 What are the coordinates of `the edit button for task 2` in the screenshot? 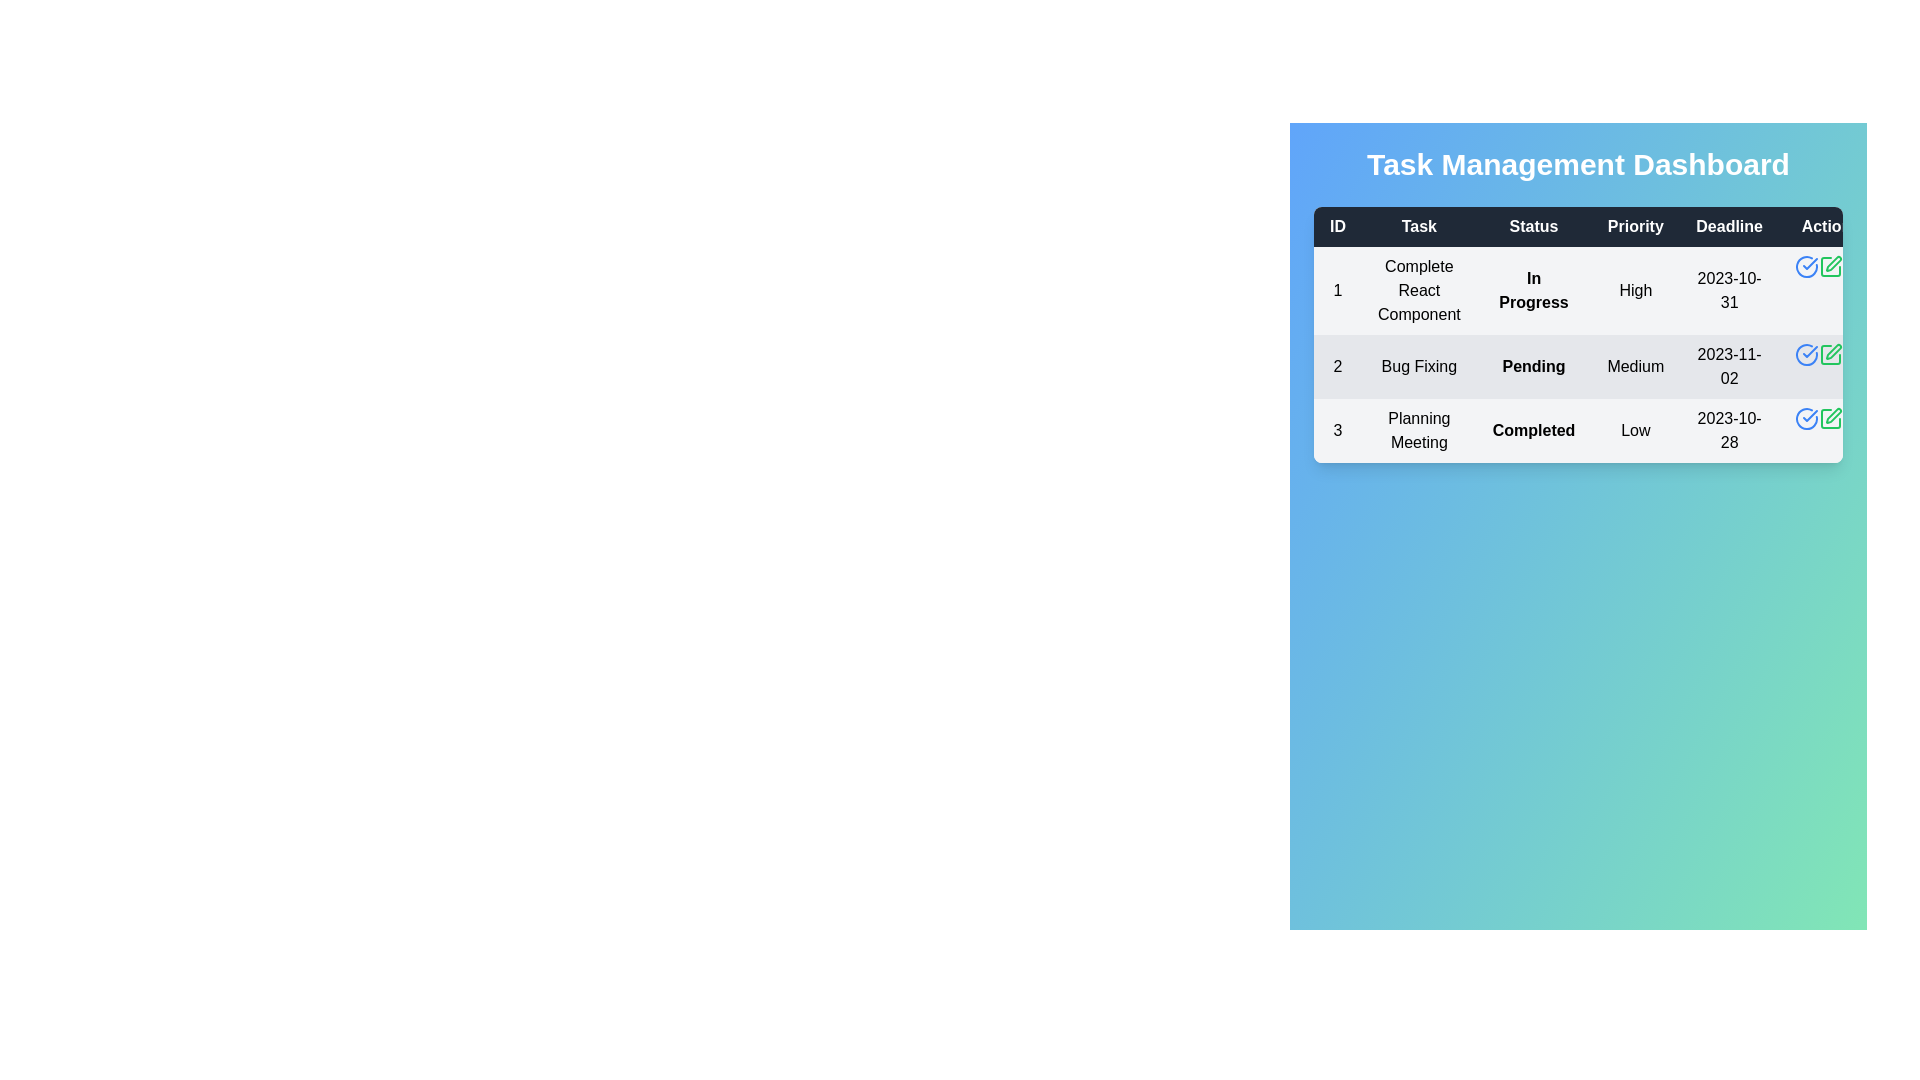 It's located at (1829, 353).